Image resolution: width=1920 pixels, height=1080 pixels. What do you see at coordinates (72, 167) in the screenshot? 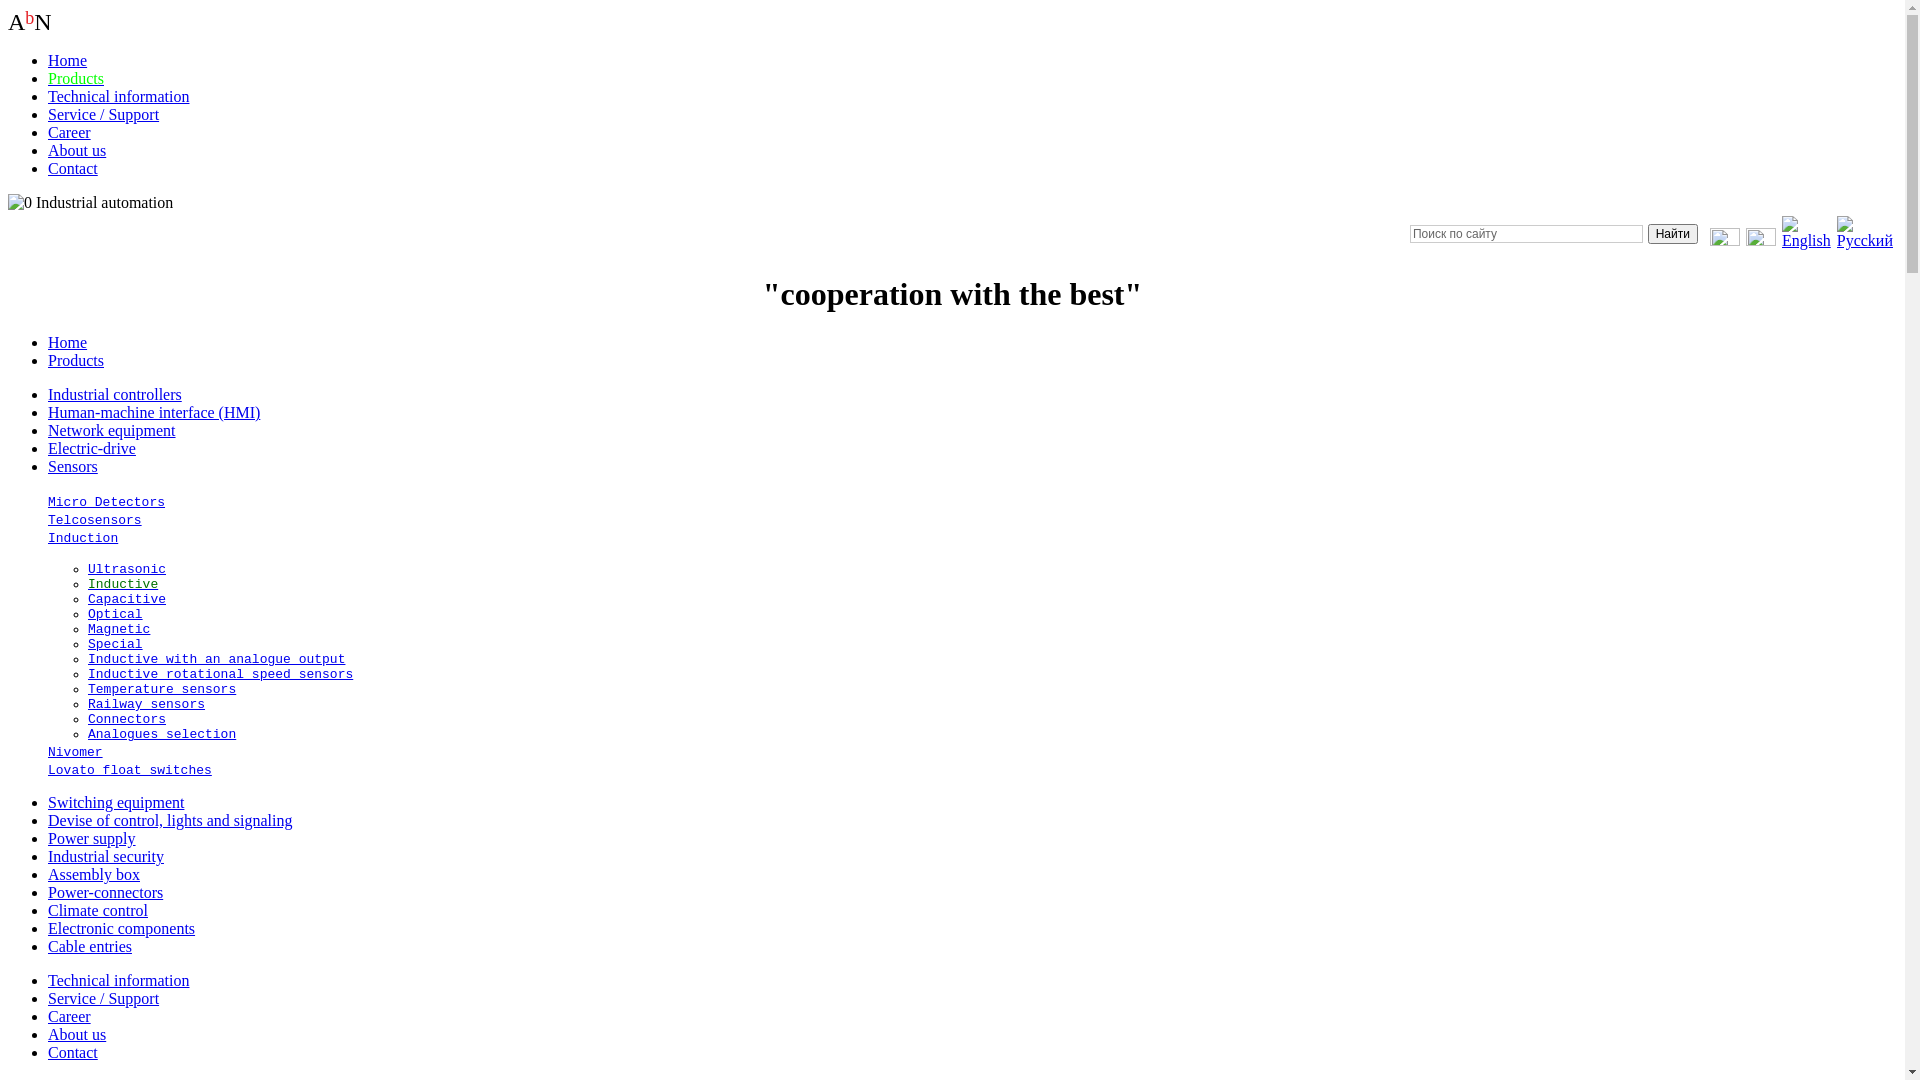
I see `'Contact'` at bounding box center [72, 167].